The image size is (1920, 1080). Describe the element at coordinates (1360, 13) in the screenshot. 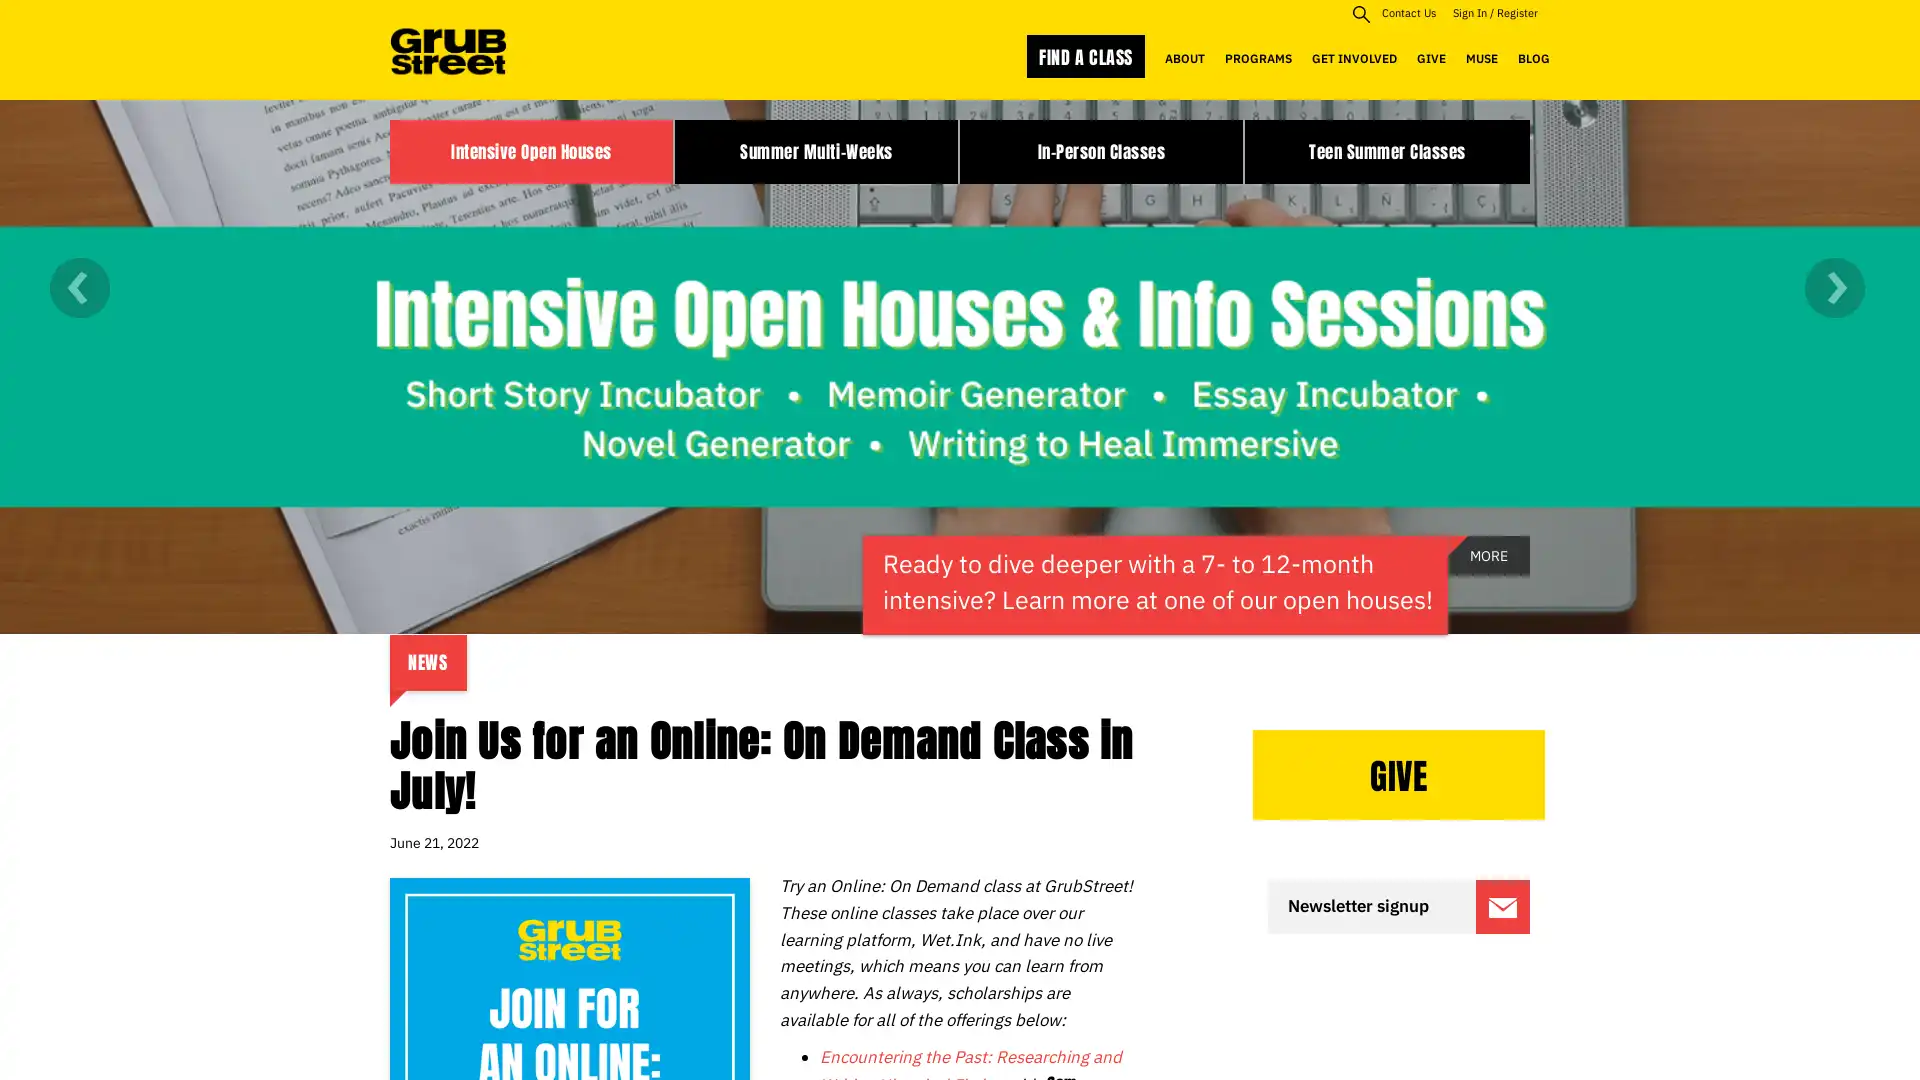

I see `site search` at that location.